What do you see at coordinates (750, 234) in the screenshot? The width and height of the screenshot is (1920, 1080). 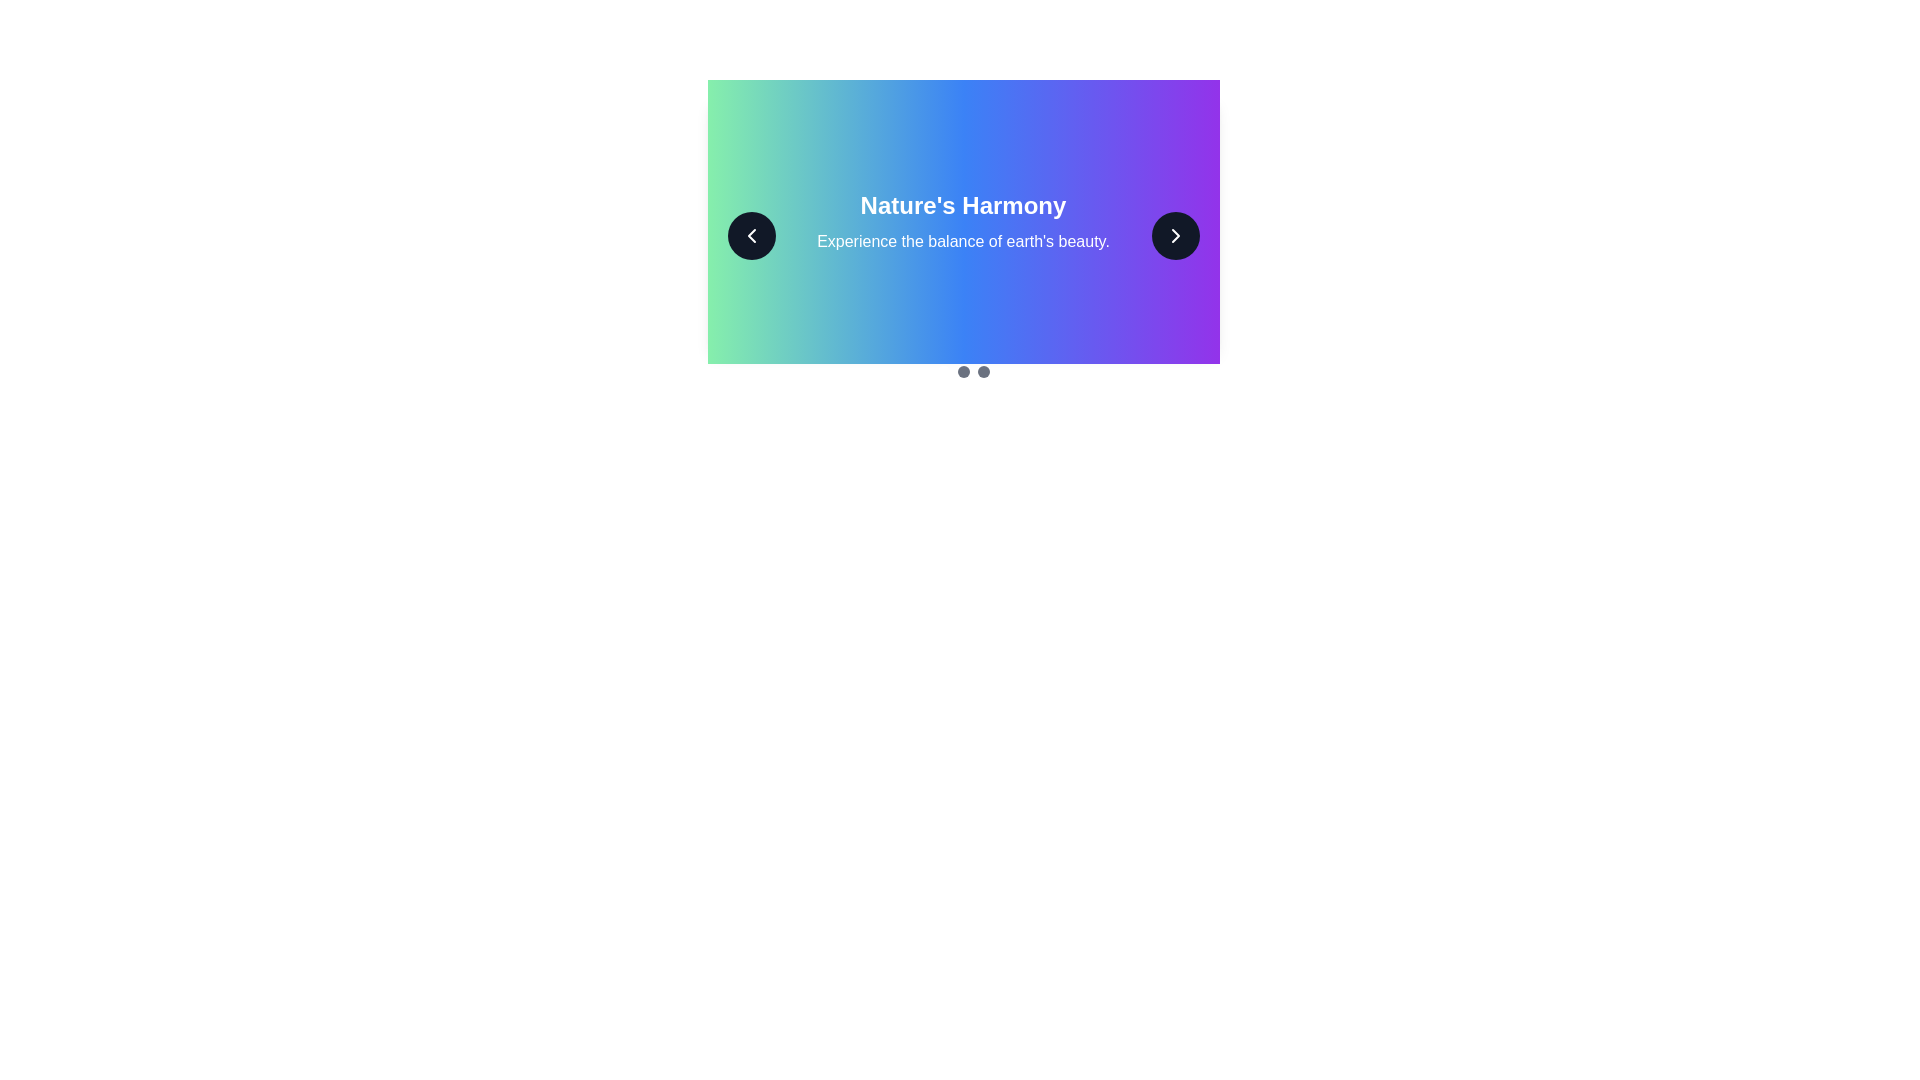 I see `the leftward pointing chevron icon, which is styled as a white arrow inside a circular black button` at bounding box center [750, 234].